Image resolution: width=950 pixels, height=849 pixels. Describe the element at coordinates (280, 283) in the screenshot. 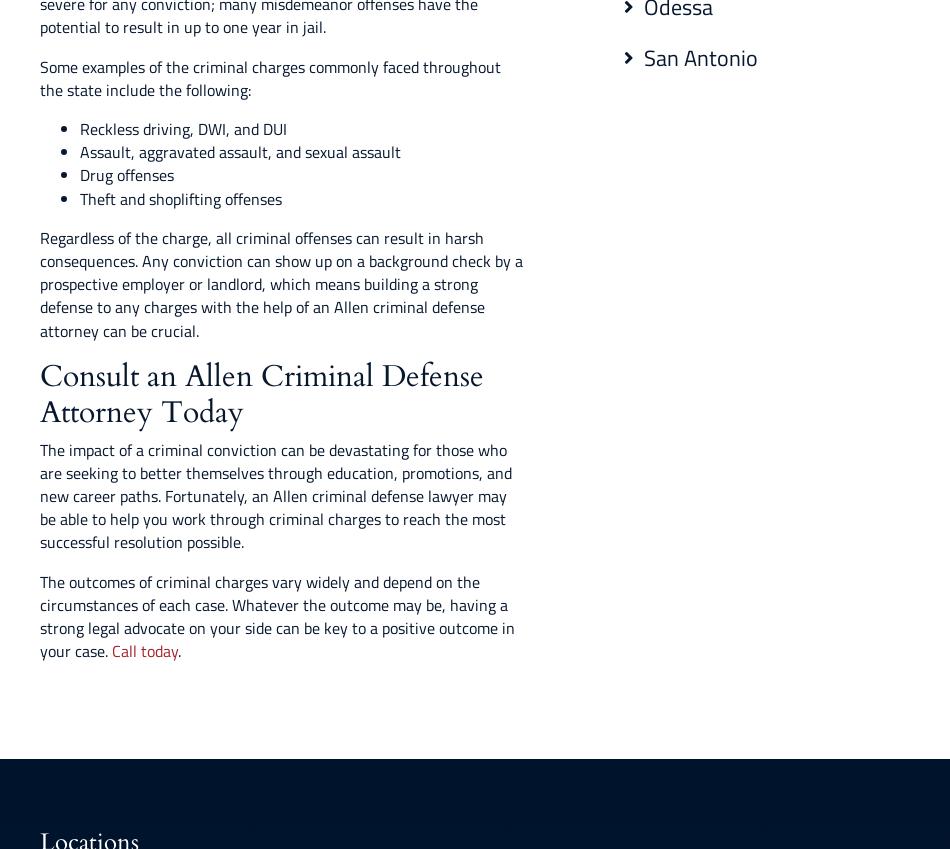

I see `'Regardless of the charge, all criminal offenses can result in harsh consequences. Any conviction can show up on a background check by a prospective employer or landlord, which means building a strong defense to any charges with the help of an Allen criminal defense attorney can be crucial.'` at that location.